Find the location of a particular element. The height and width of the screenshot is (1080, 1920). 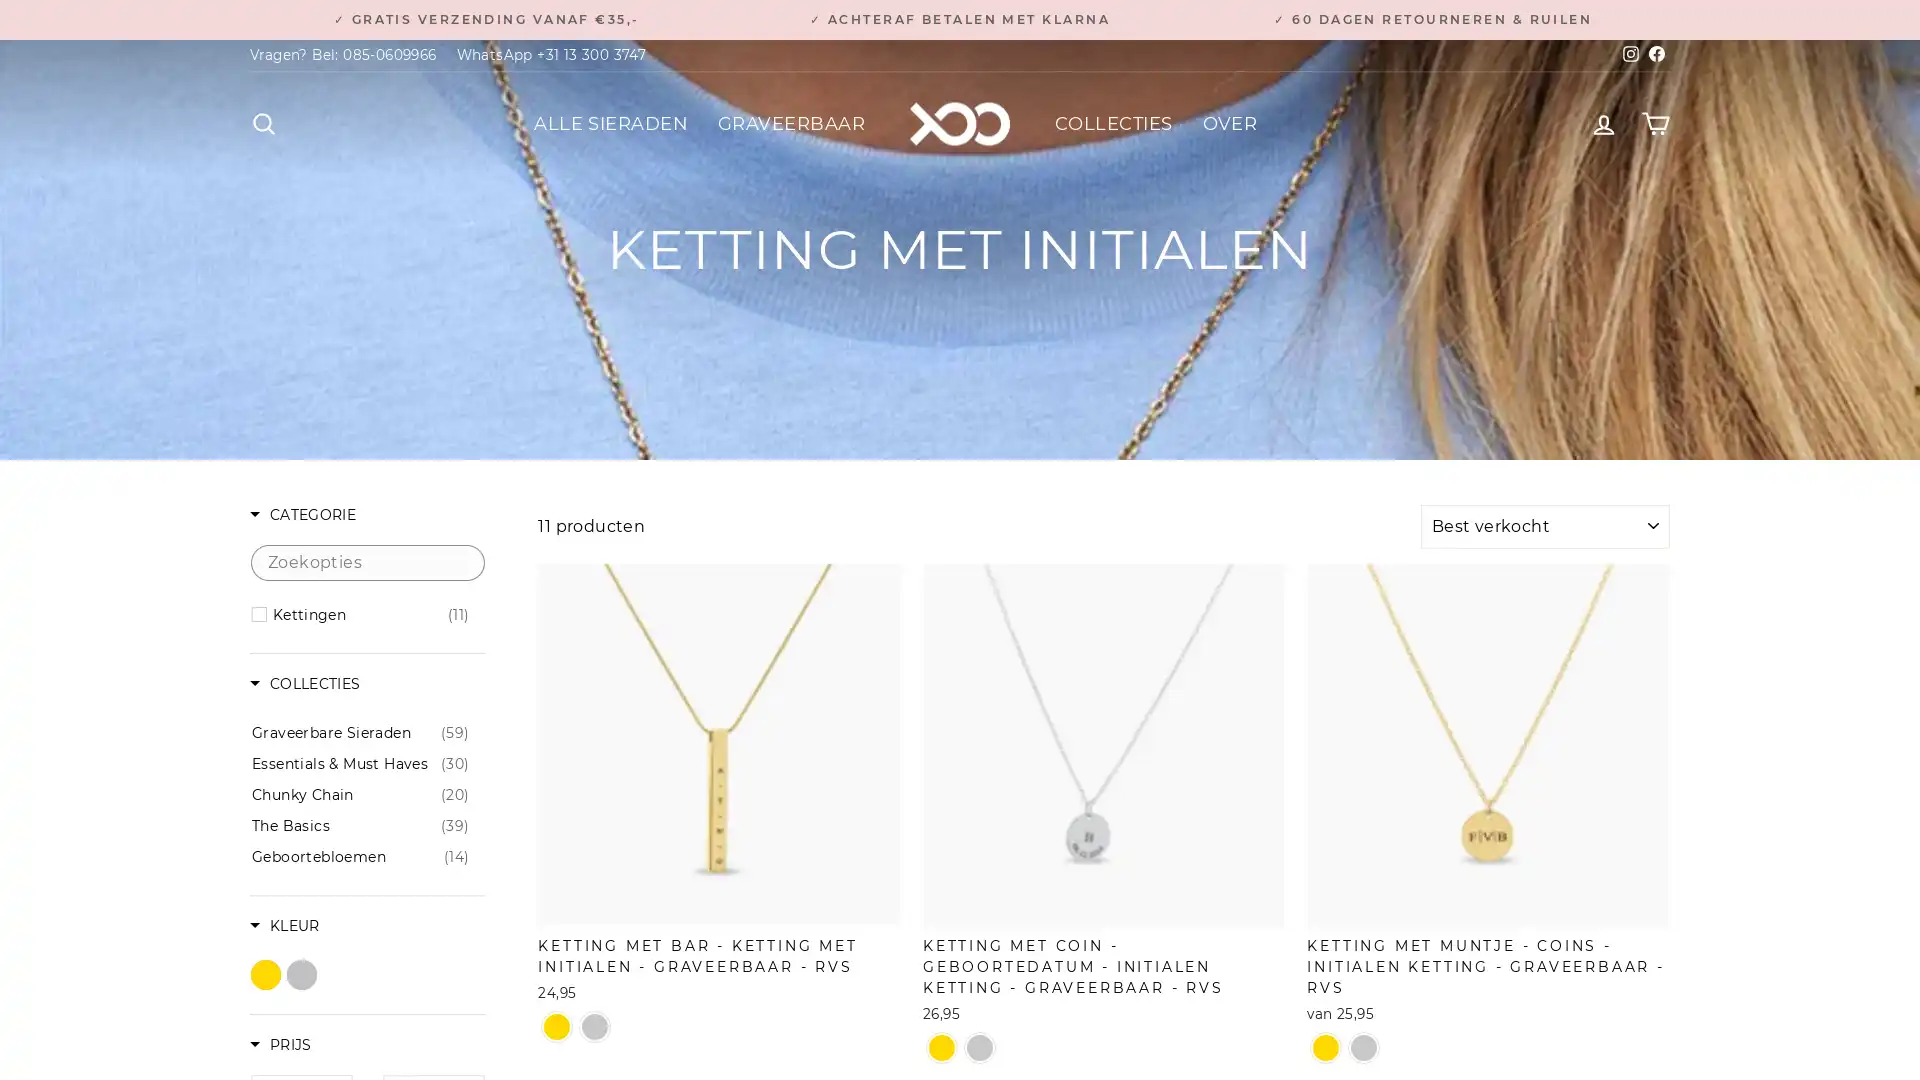

Filter by Categorie is located at coordinates (301, 515).